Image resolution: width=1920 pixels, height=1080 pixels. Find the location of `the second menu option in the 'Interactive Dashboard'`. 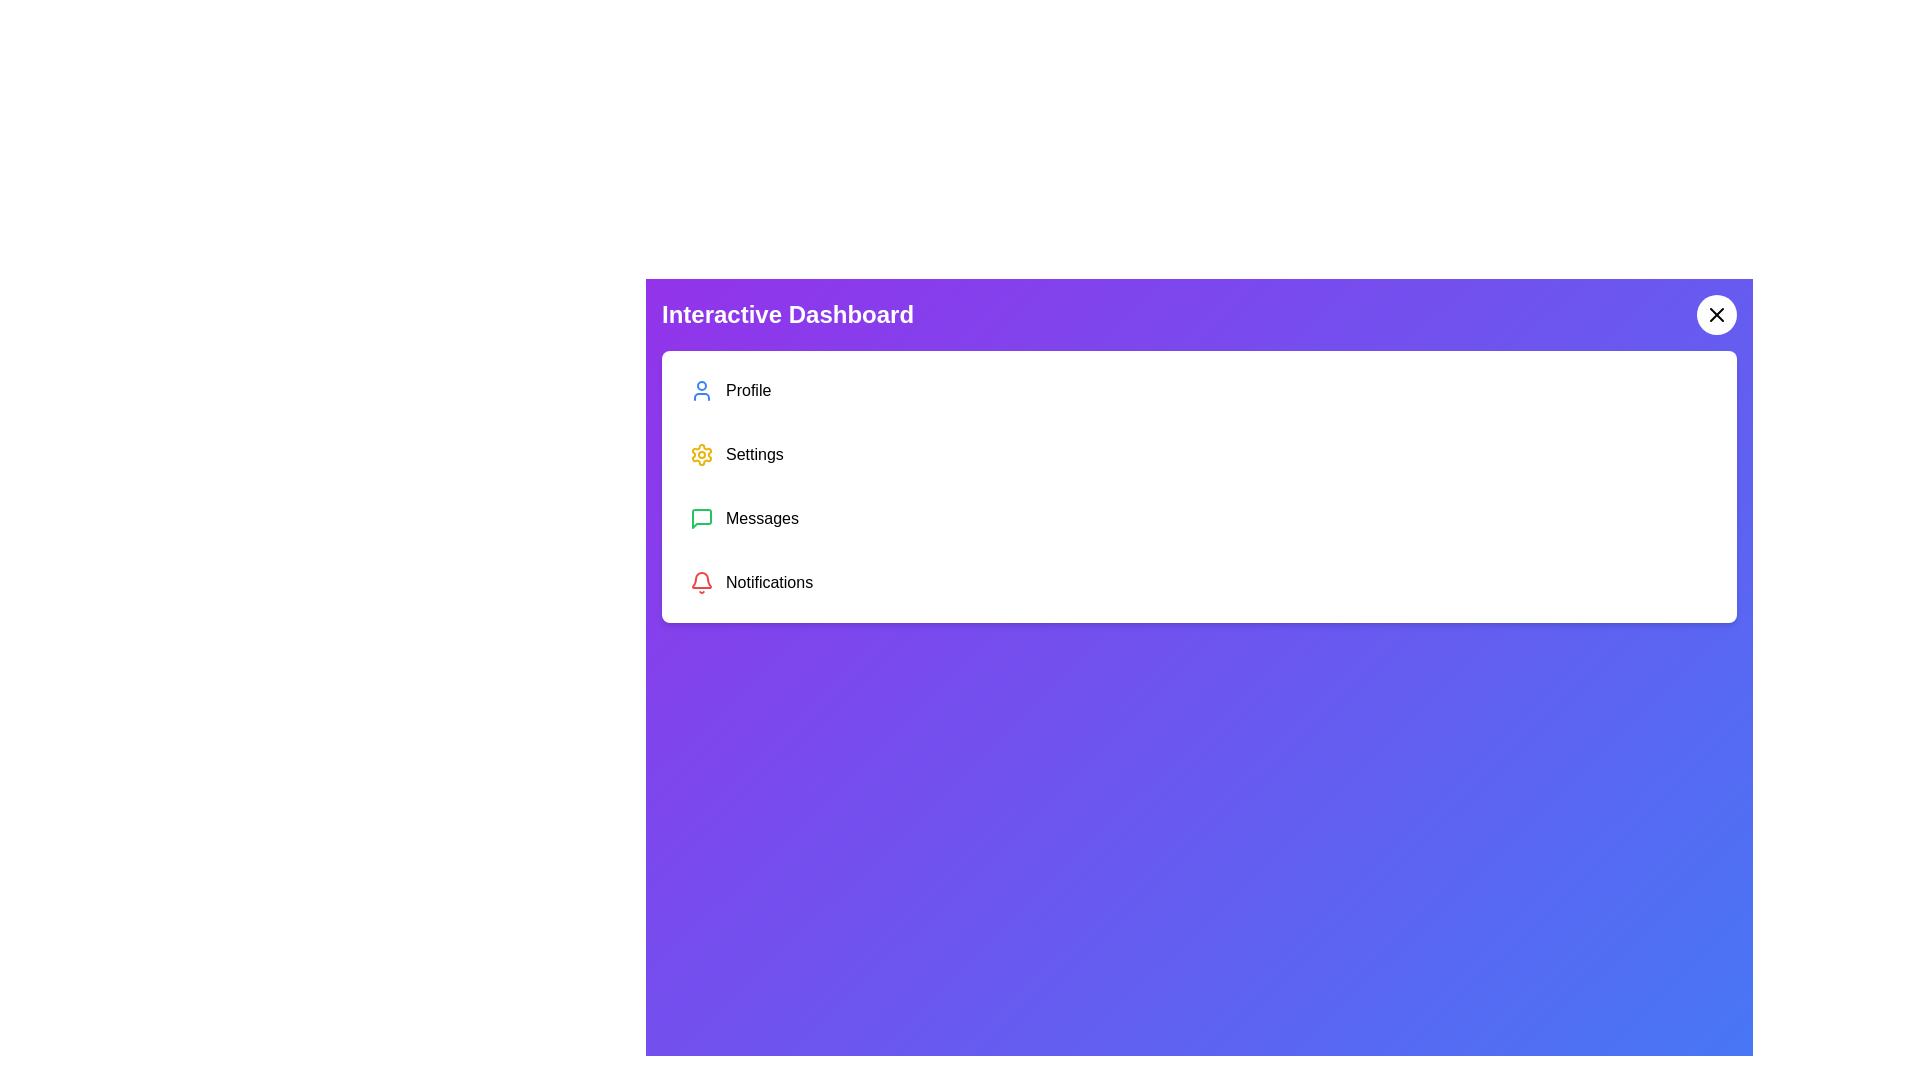

the second menu option in the 'Interactive Dashboard' is located at coordinates (1199, 455).